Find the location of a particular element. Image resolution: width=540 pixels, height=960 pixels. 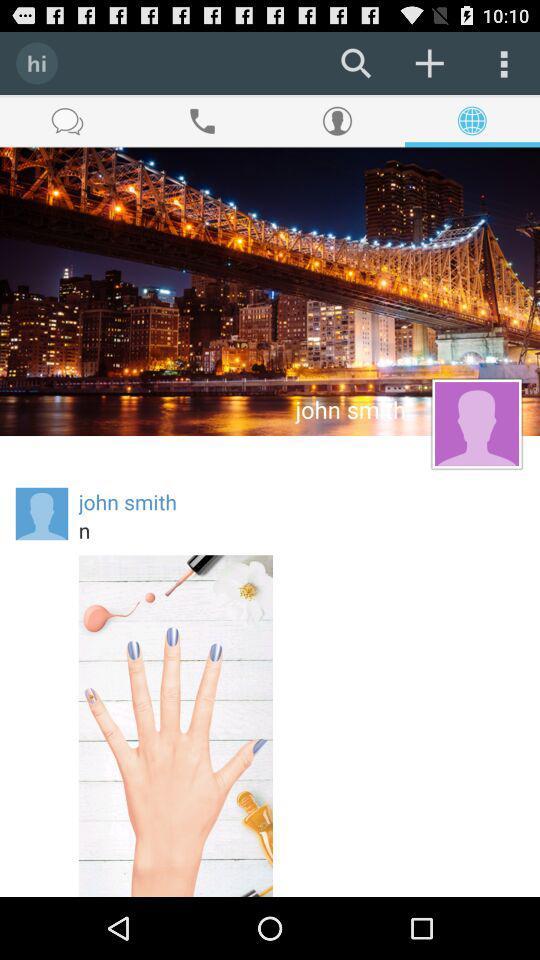

the icon next to the john smith item is located at coordinates (42, 512).